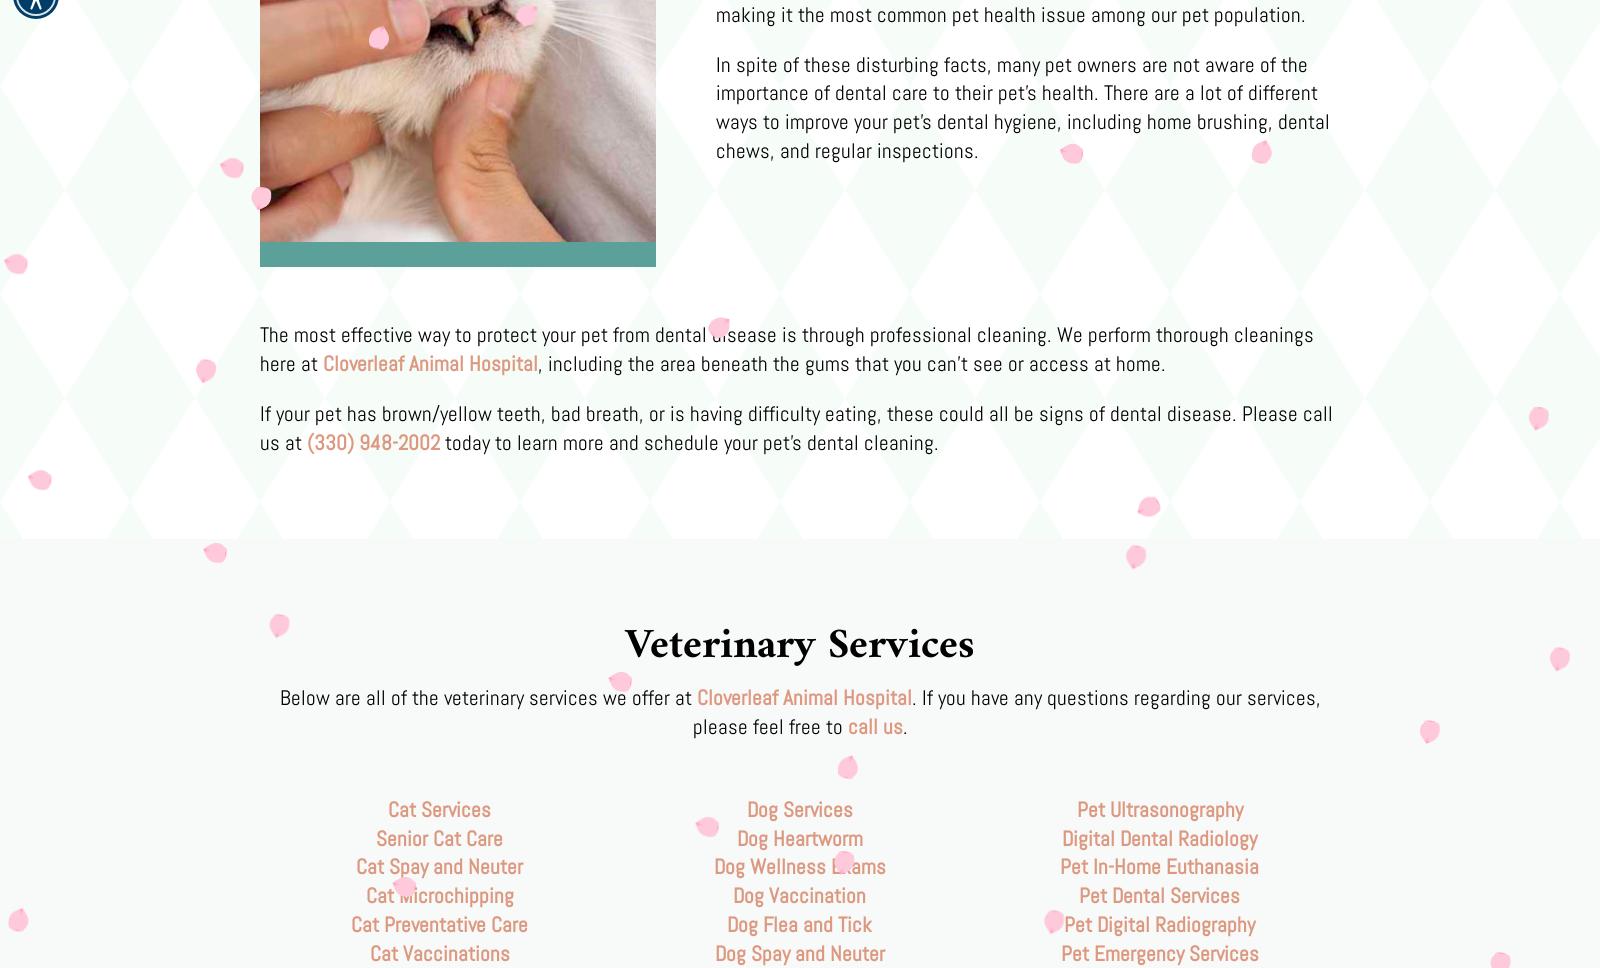 This screenshot has height=968, width=1600. What do you see at coordinates (787, 348) in the screenshot?
I see `'The most effective way to protect your pet from dental disease is through professional cleaning. We perform thorough cleanings here at'` at bounding box center [787, 348].